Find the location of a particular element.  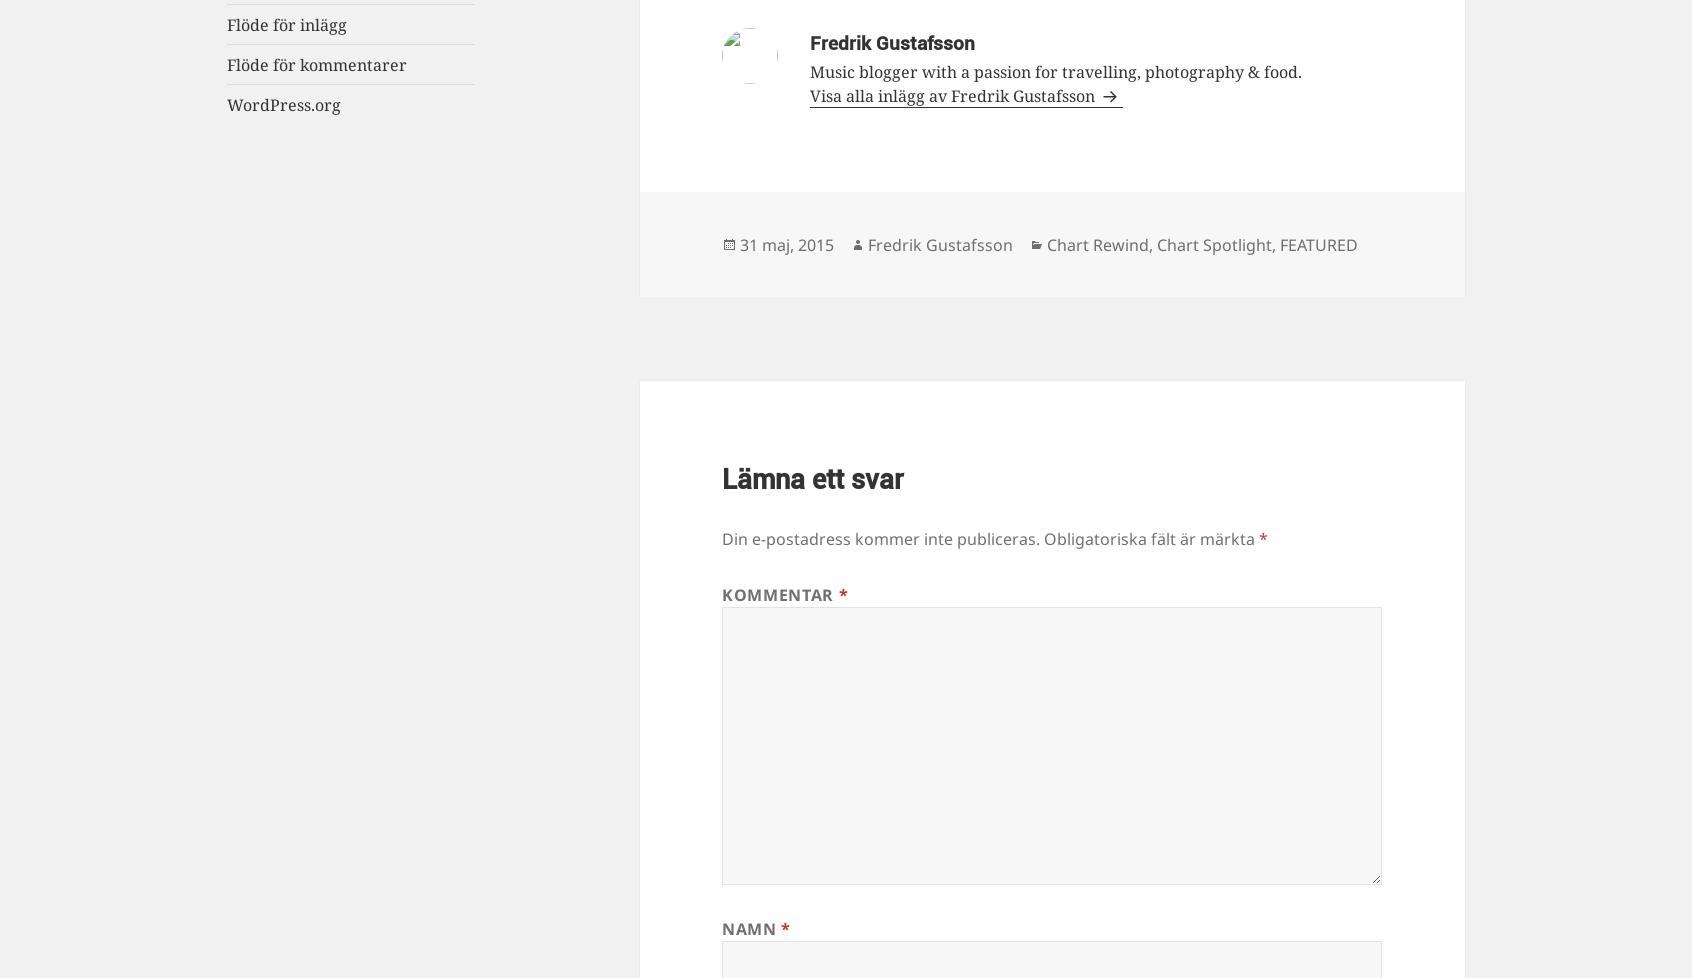

'Visa alla inlägg av Fredrik Gustafsson' is located at coordinates (954, 96).